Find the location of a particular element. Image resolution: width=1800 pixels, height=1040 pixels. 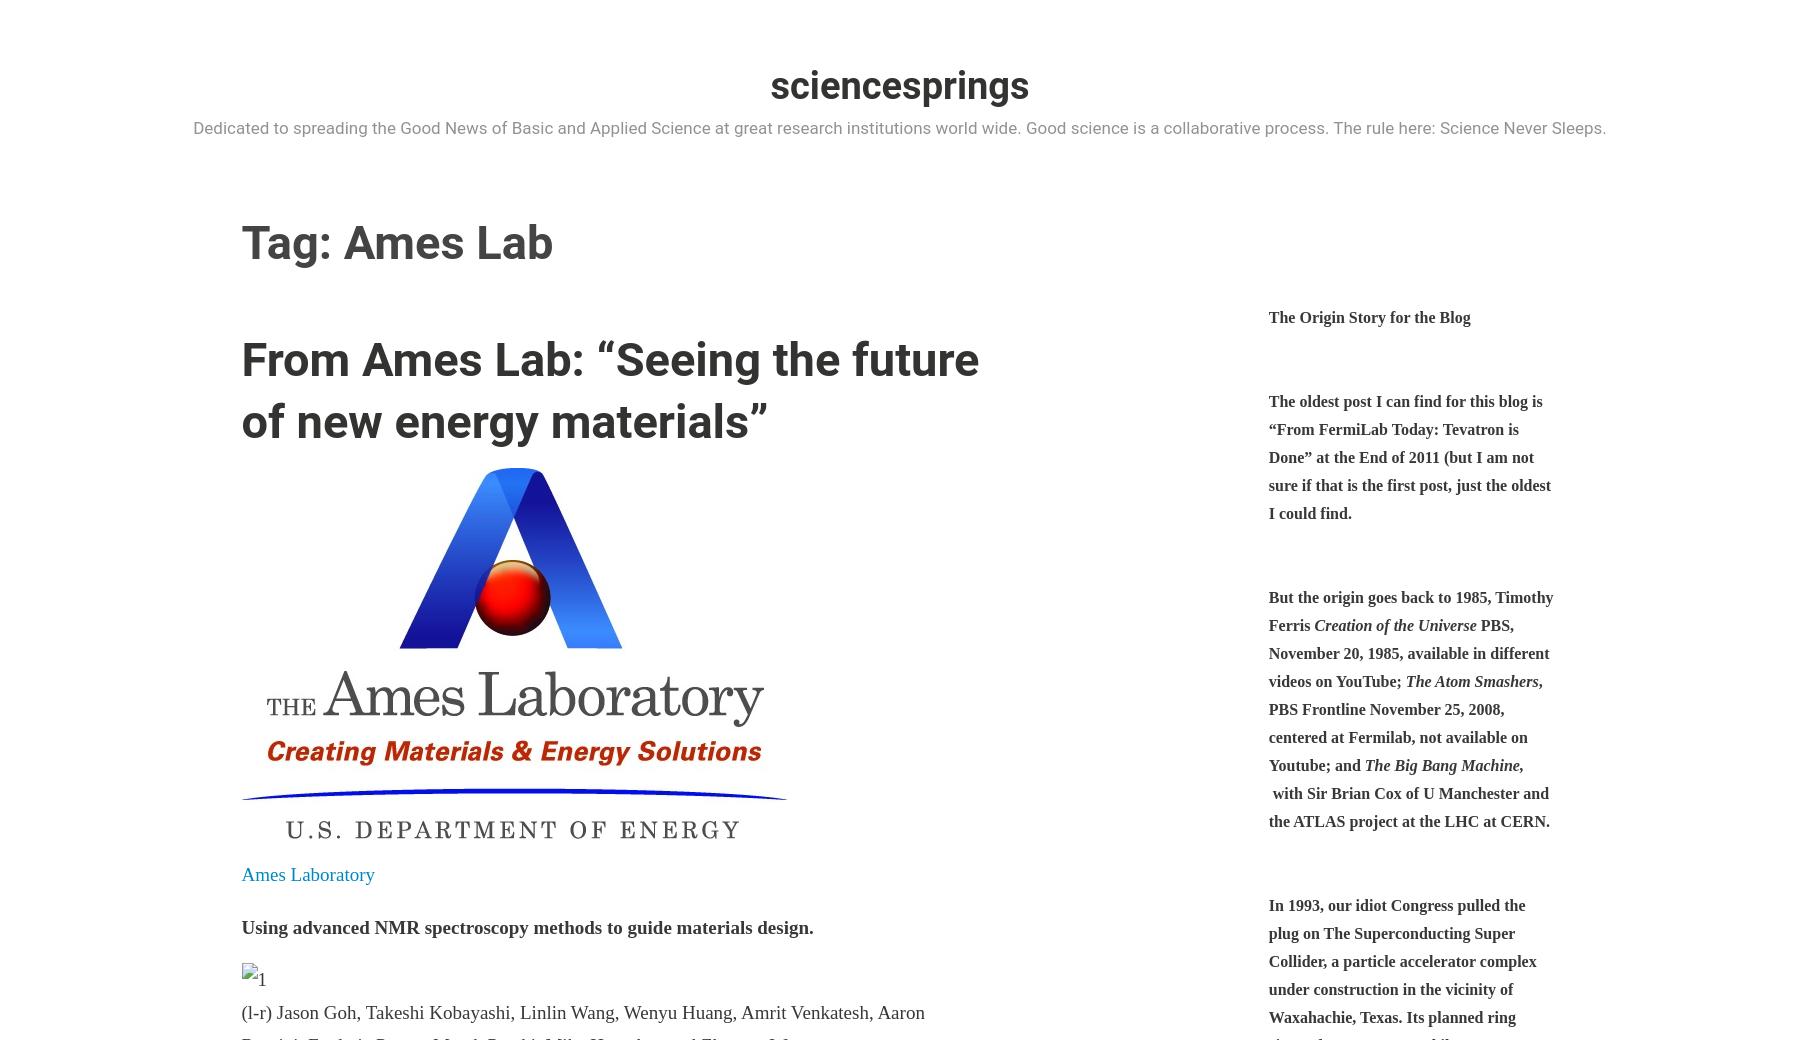

'Dedicated to spreading the Good News  of Basic and Applied Science at great research institutions world wide. Good science is a collaborative process. The rule here: Science Never Sleeps.' is located at coordinates (899, 125).